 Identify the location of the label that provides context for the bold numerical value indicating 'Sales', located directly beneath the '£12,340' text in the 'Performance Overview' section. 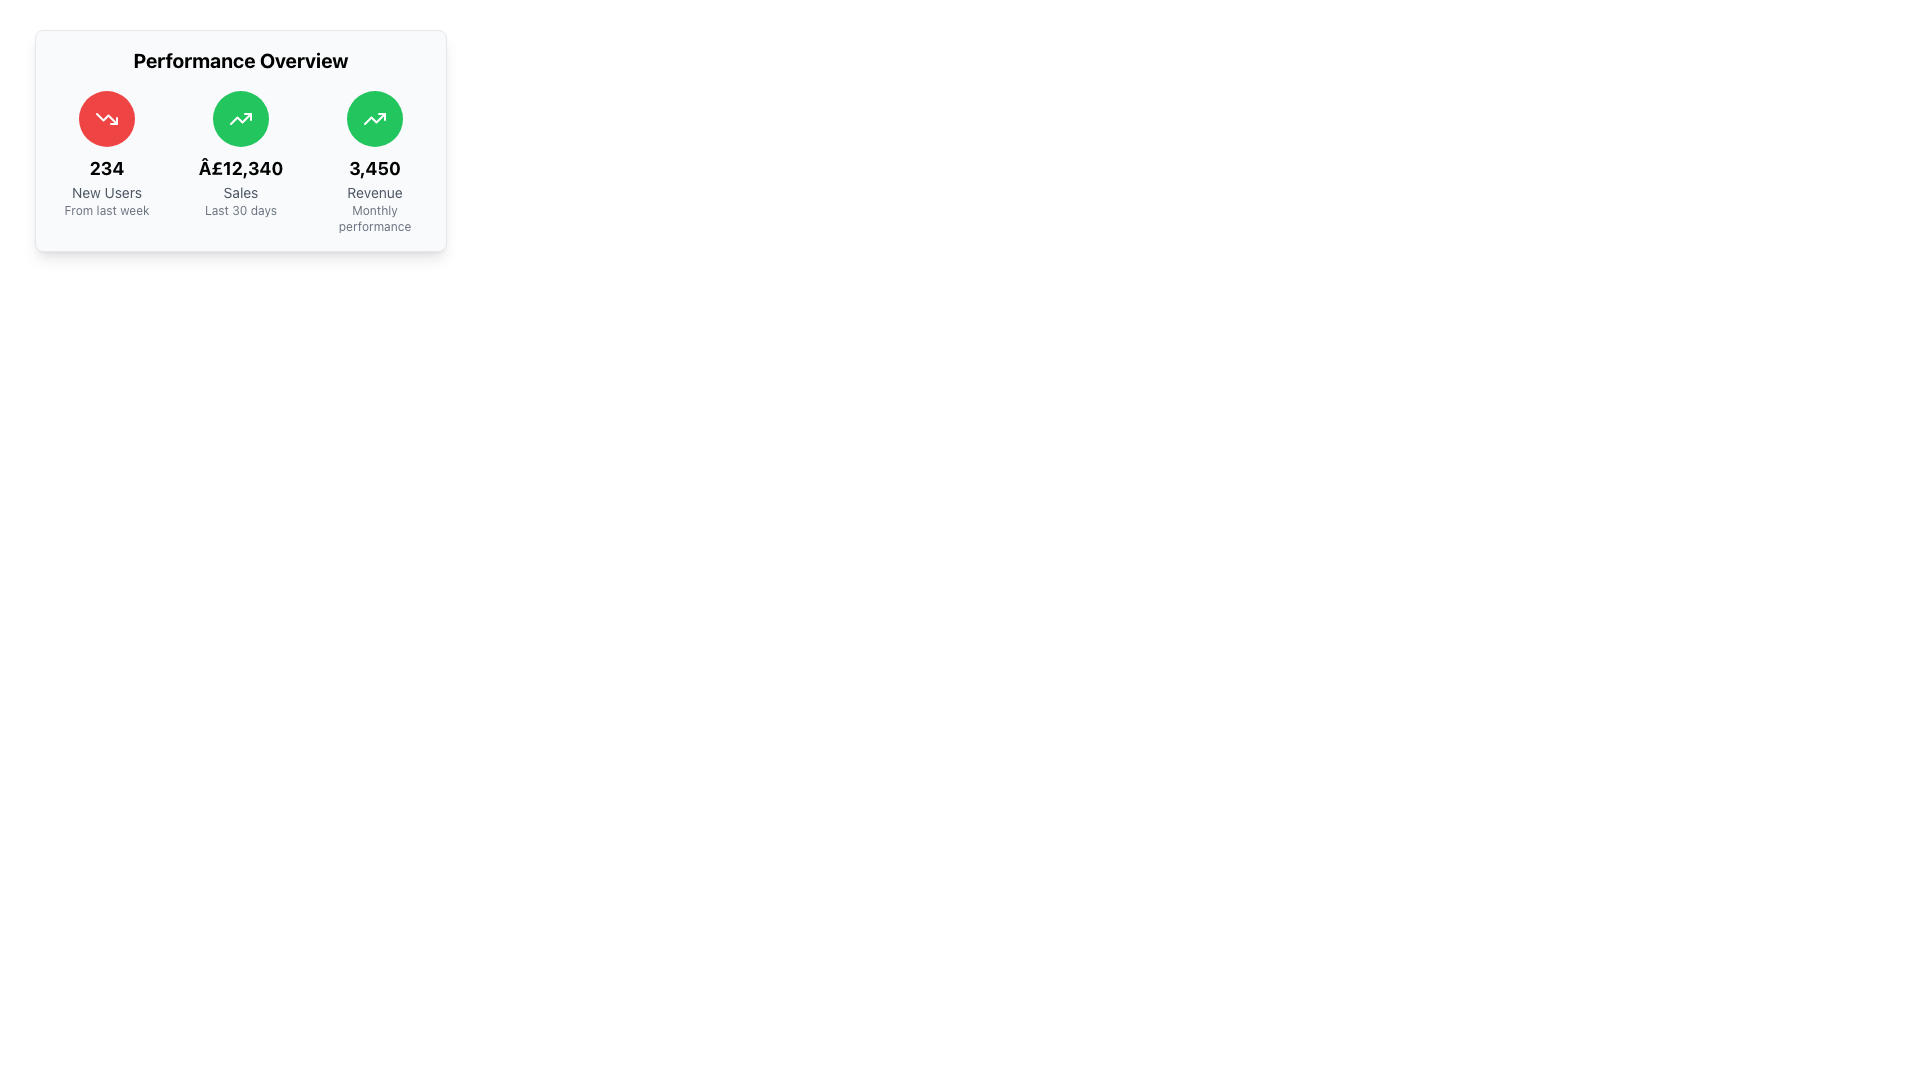
(240, 192).